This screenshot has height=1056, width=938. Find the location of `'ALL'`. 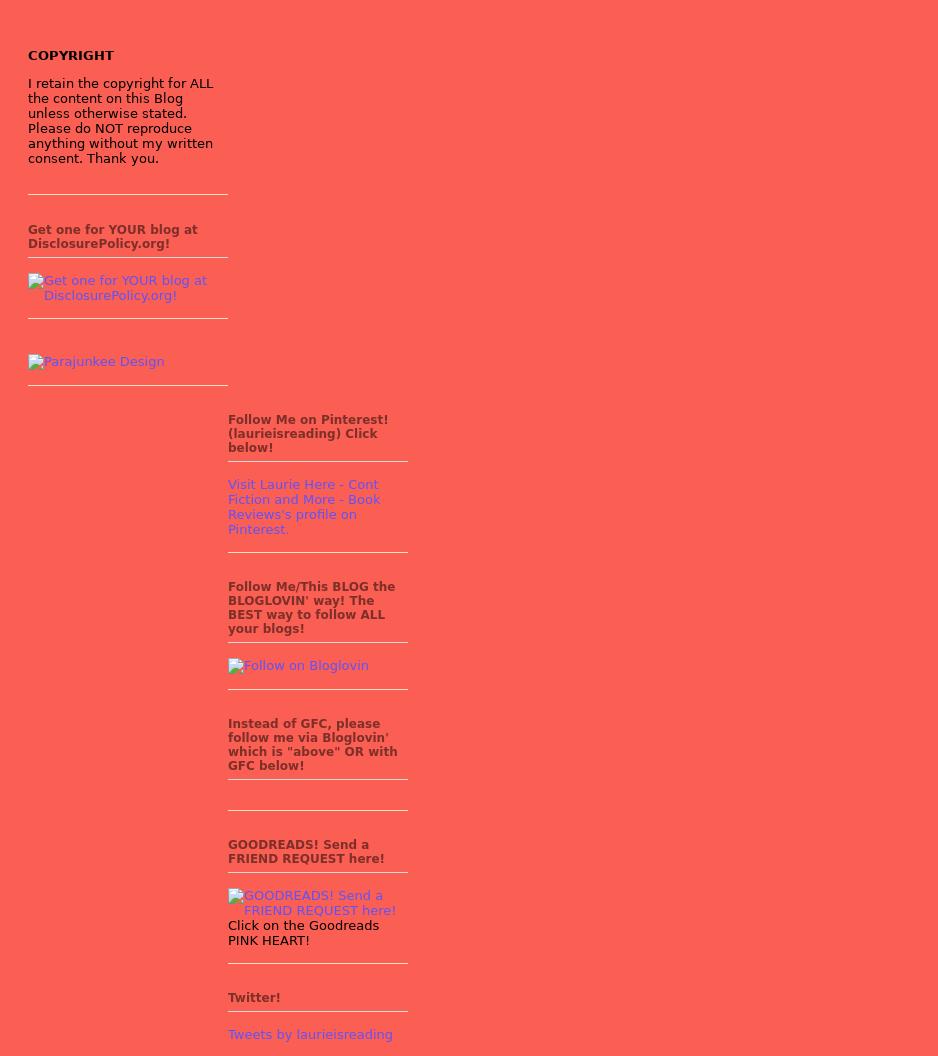

'ALL' is located at coordinates (201, 82).